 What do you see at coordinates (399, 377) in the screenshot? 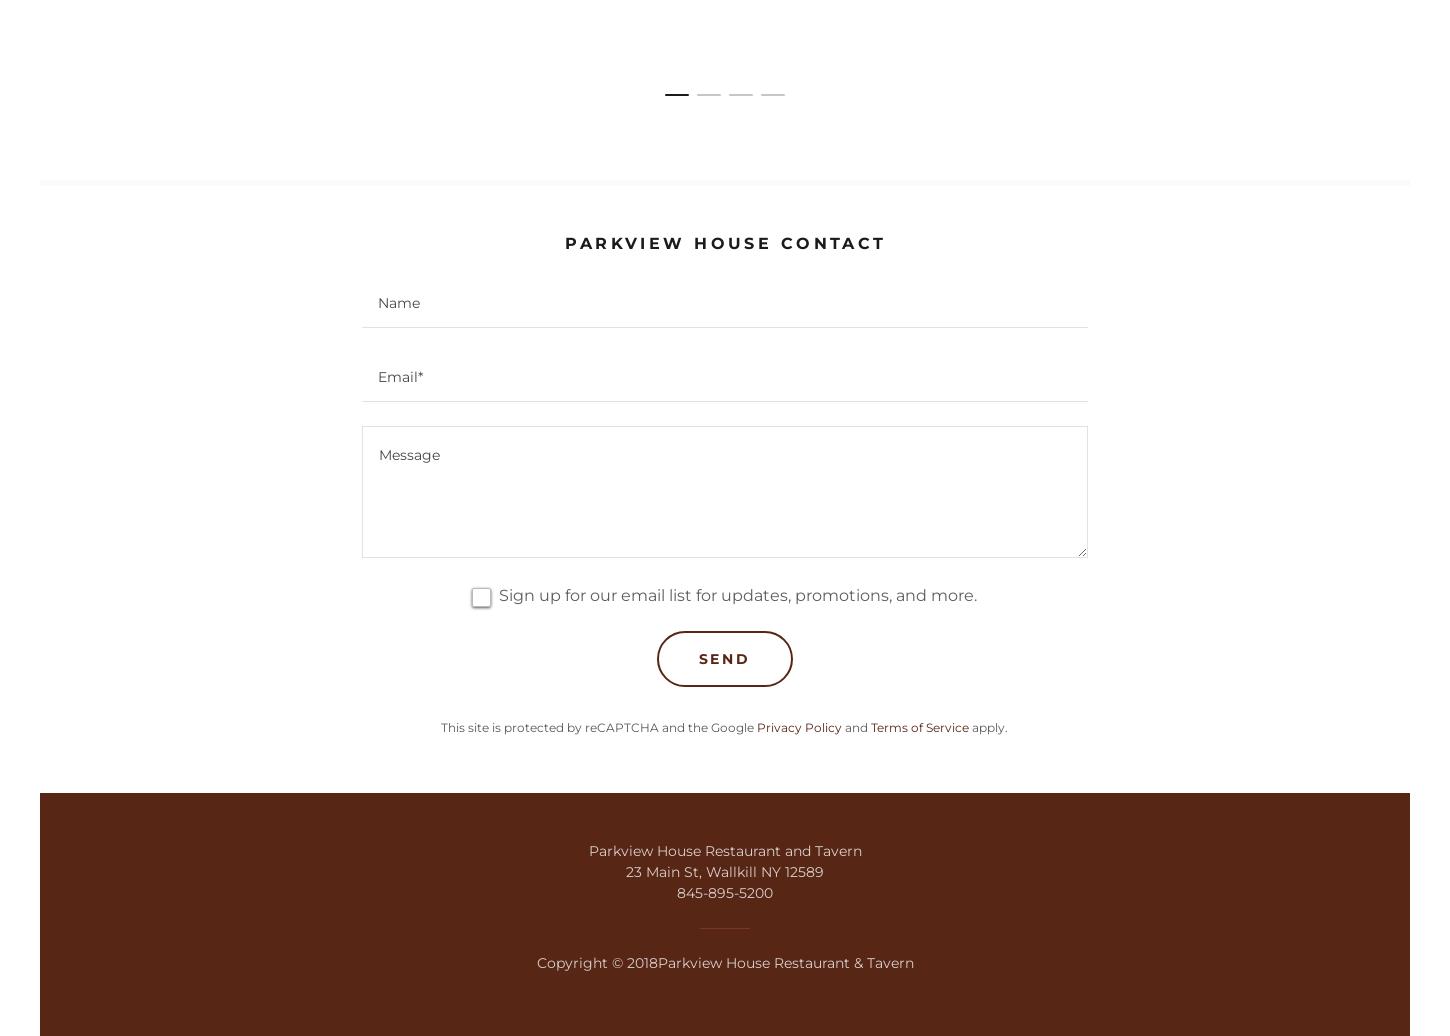
I see `'Email*'` at bounding box center [399, 377].